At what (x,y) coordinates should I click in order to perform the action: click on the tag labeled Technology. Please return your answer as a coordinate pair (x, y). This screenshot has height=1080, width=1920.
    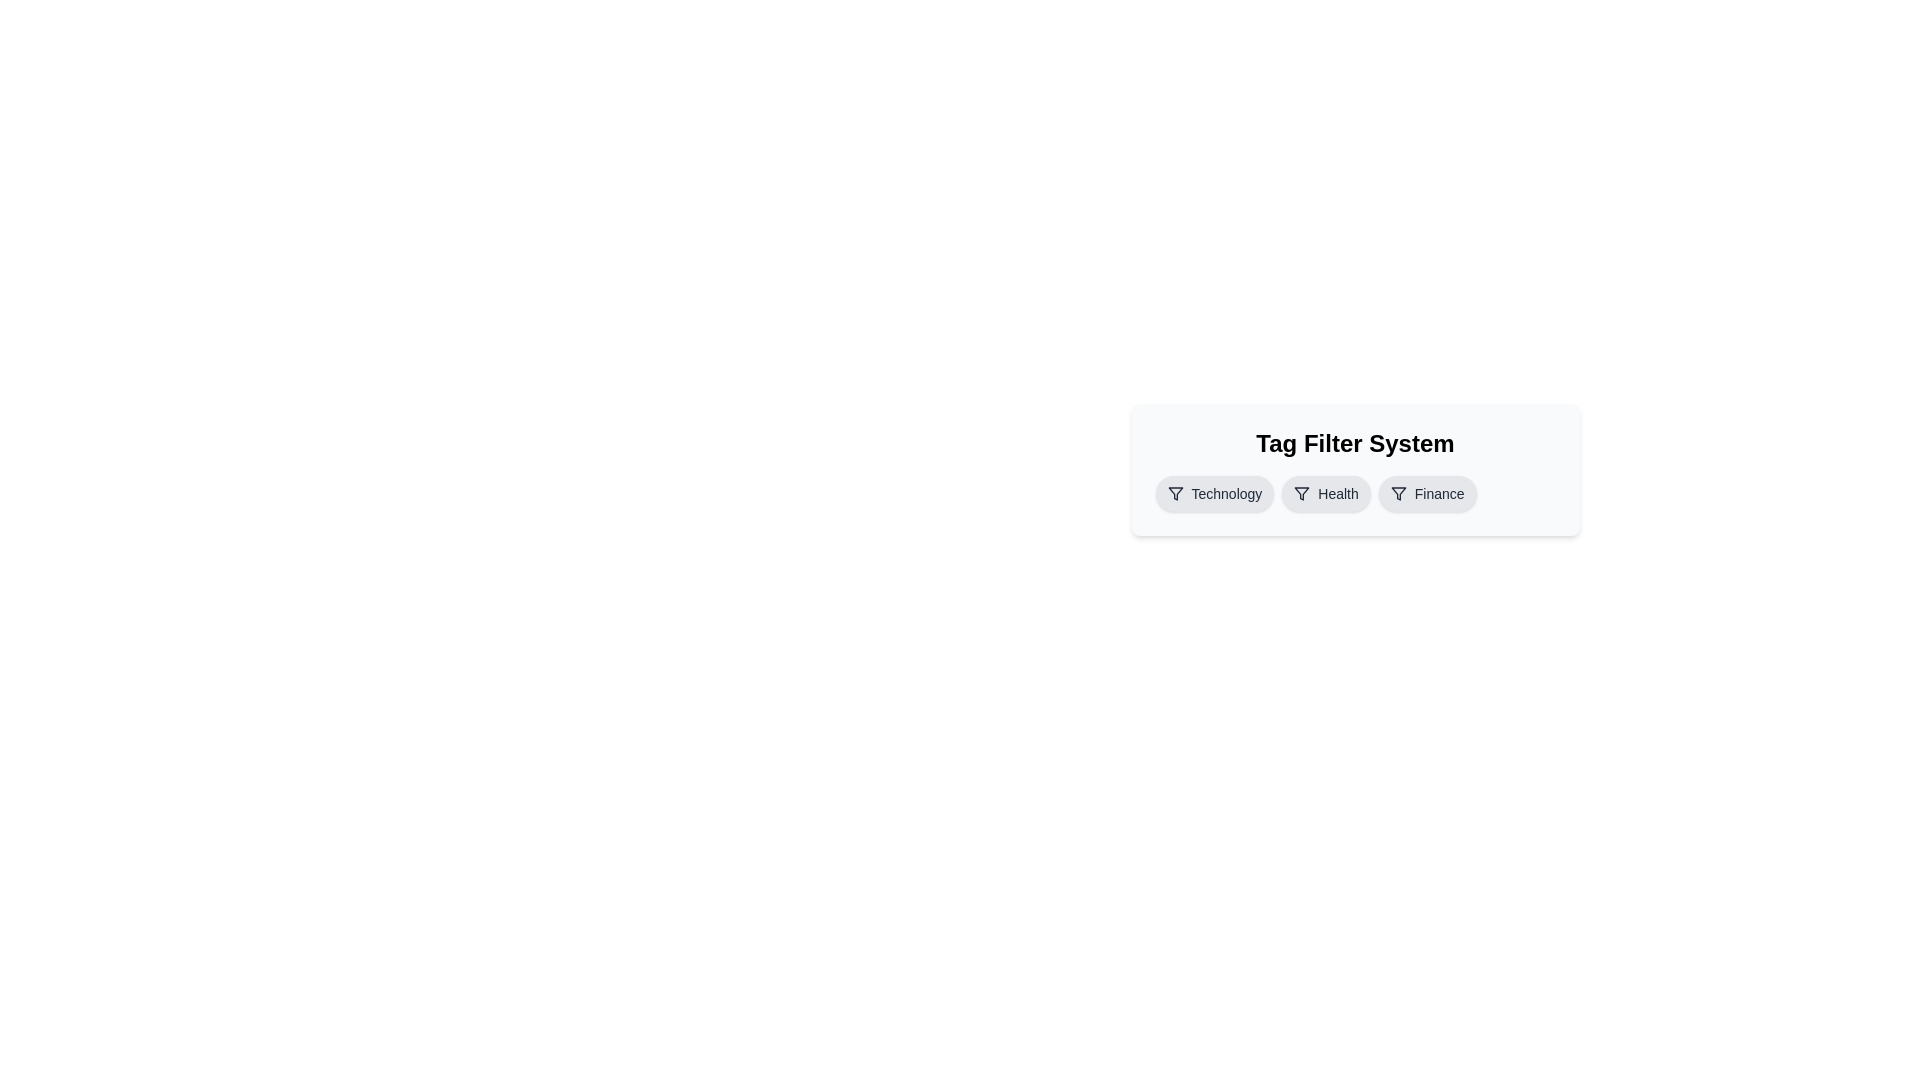
    Looking at the image, I should click on (1213, 493).